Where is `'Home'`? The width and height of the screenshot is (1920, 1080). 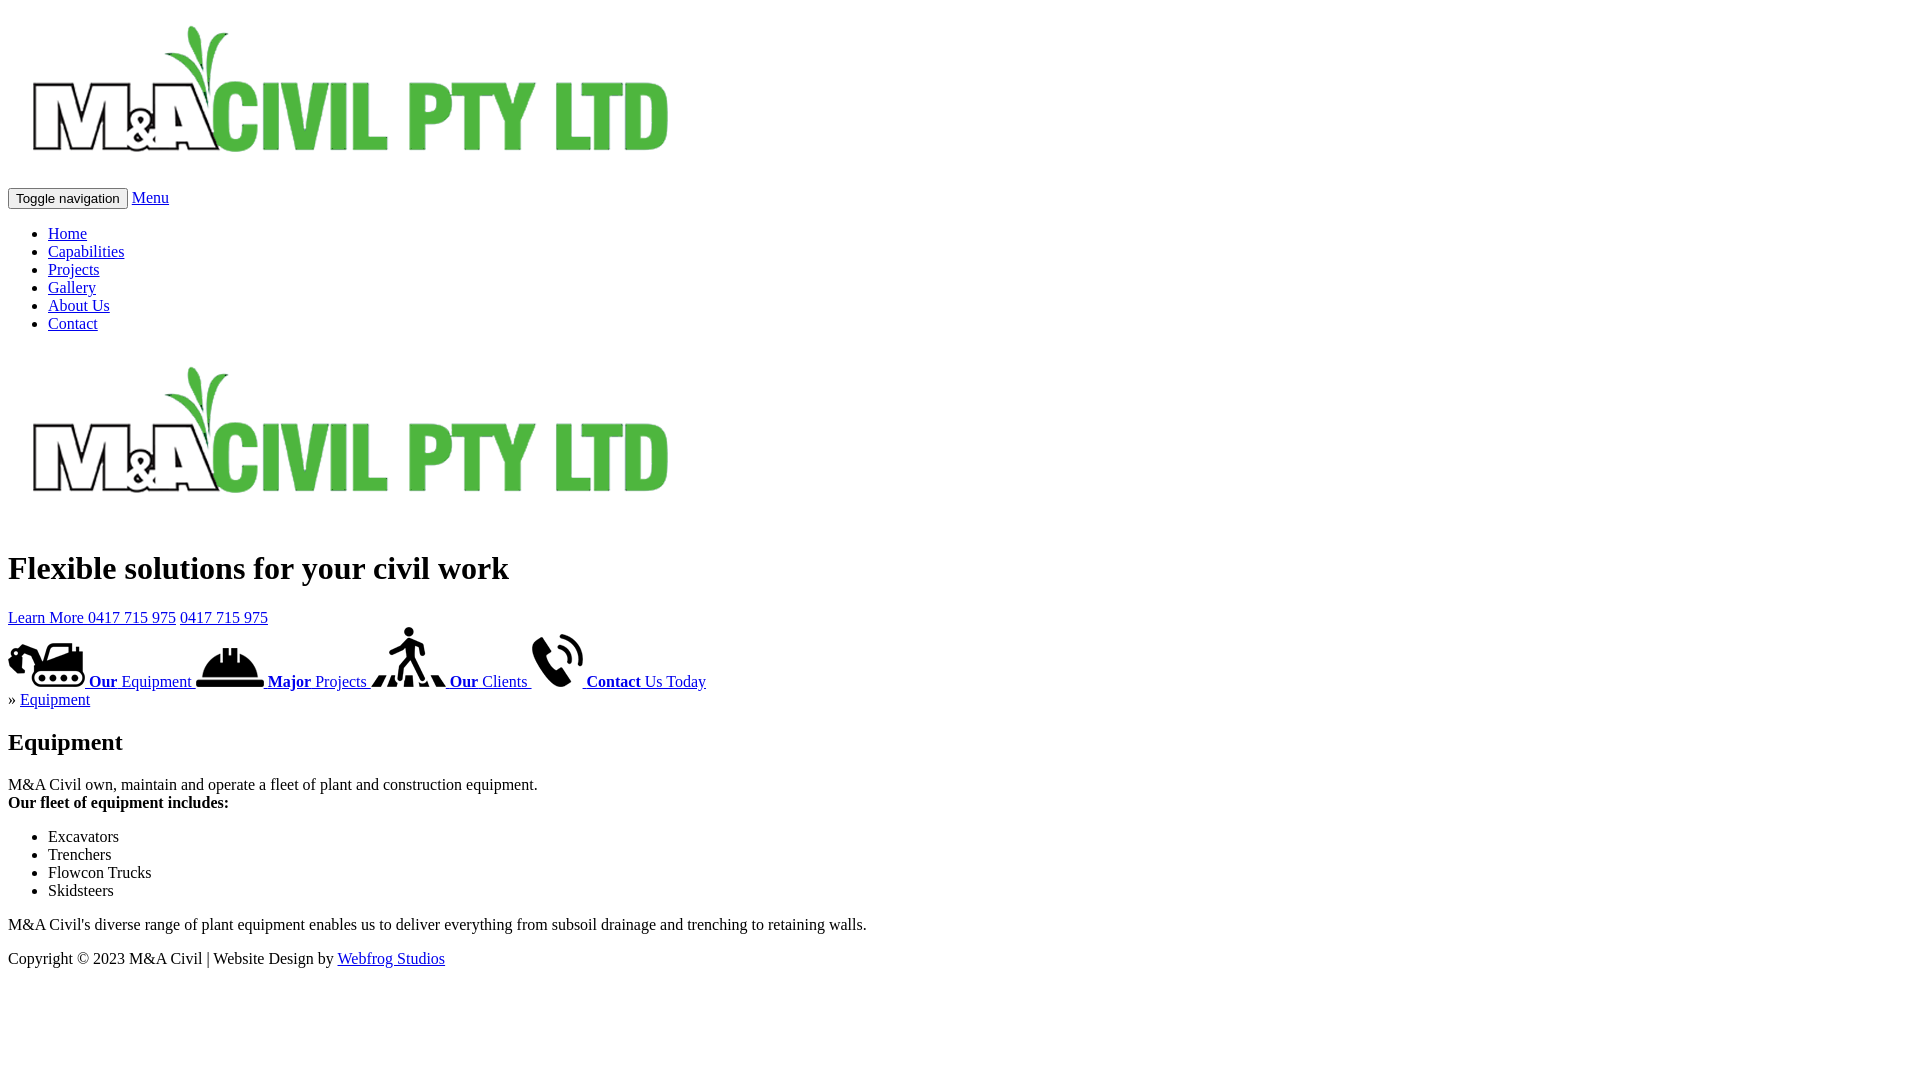
'Home' is located at coordinates (67, 232).